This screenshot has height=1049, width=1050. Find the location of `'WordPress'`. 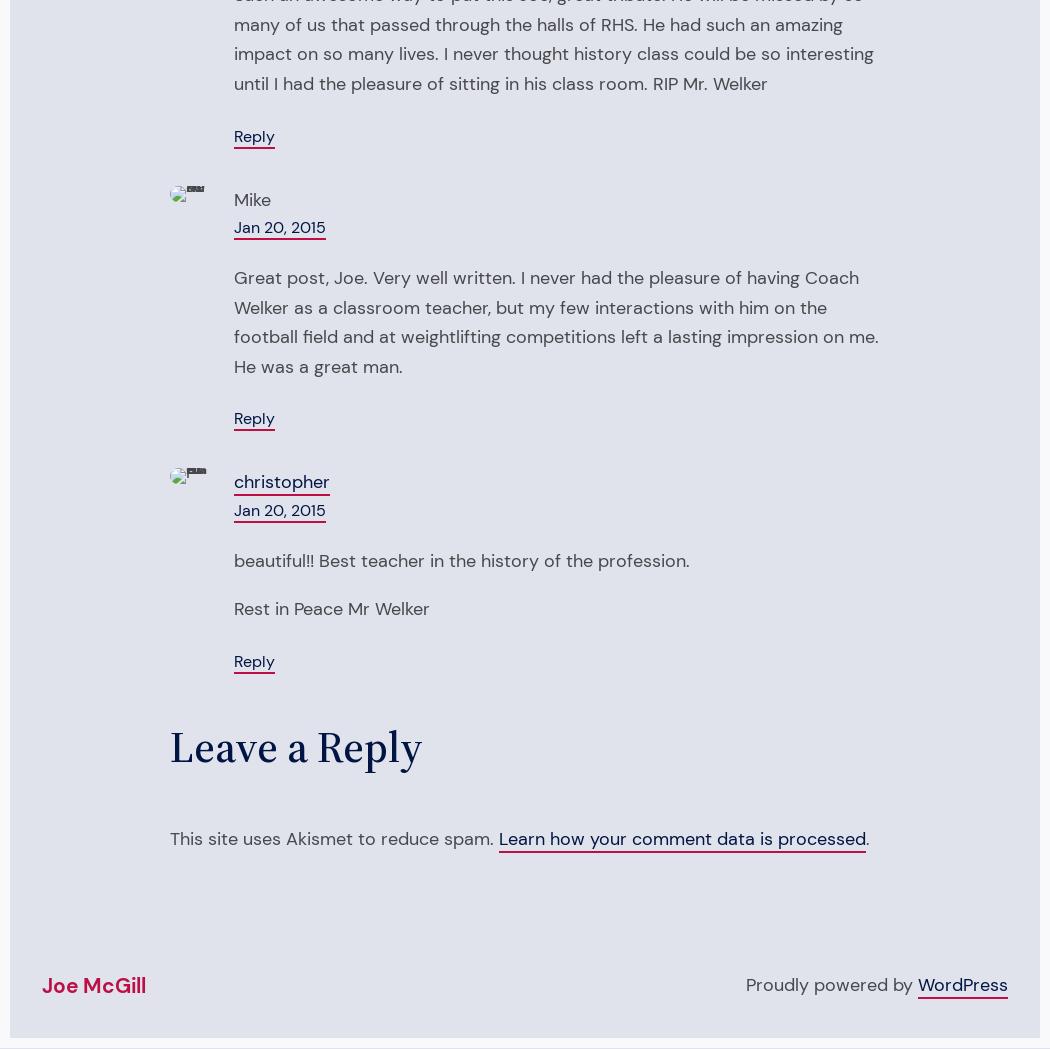

'WordPress' is located at coordinates (961, 984).